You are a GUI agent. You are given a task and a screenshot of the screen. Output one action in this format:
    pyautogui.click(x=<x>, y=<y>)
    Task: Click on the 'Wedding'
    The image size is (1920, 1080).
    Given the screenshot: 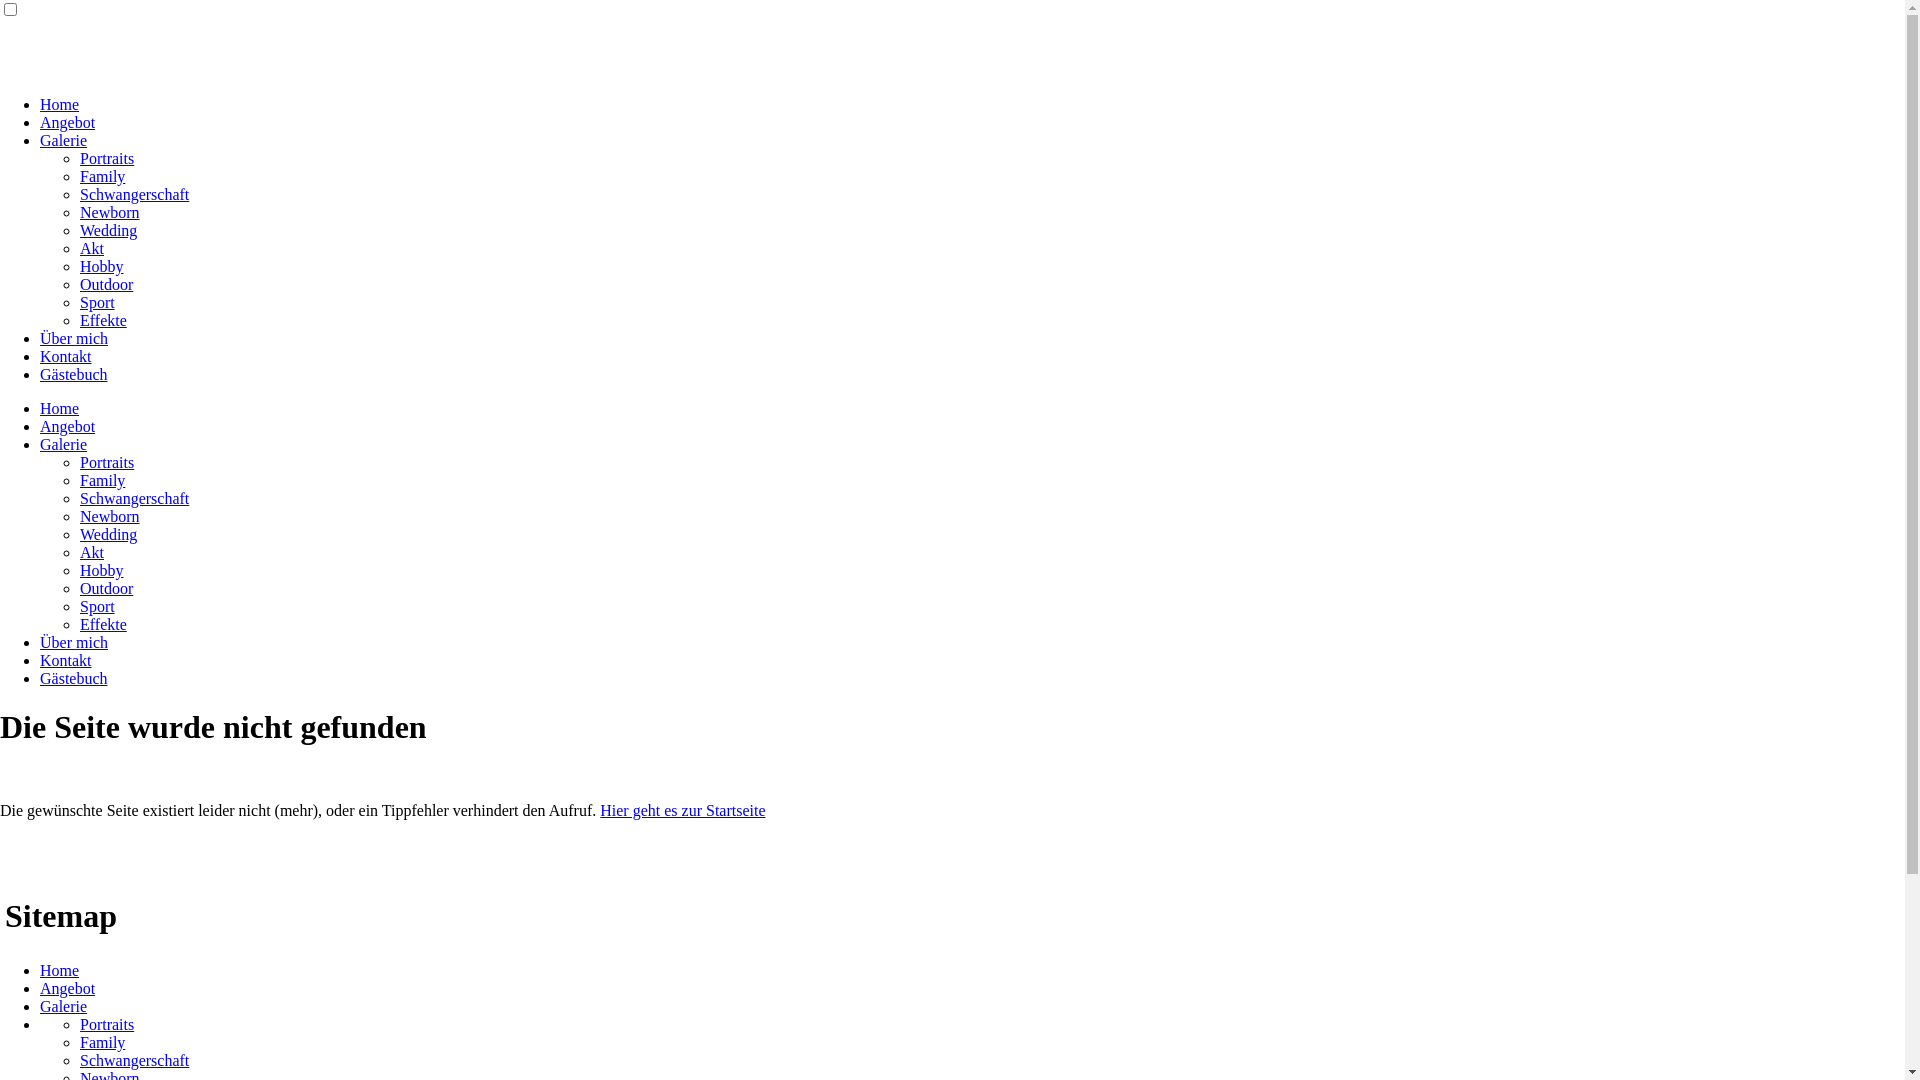 What is the action you would take?
    pyautogui.click(x=107, y=229)
    